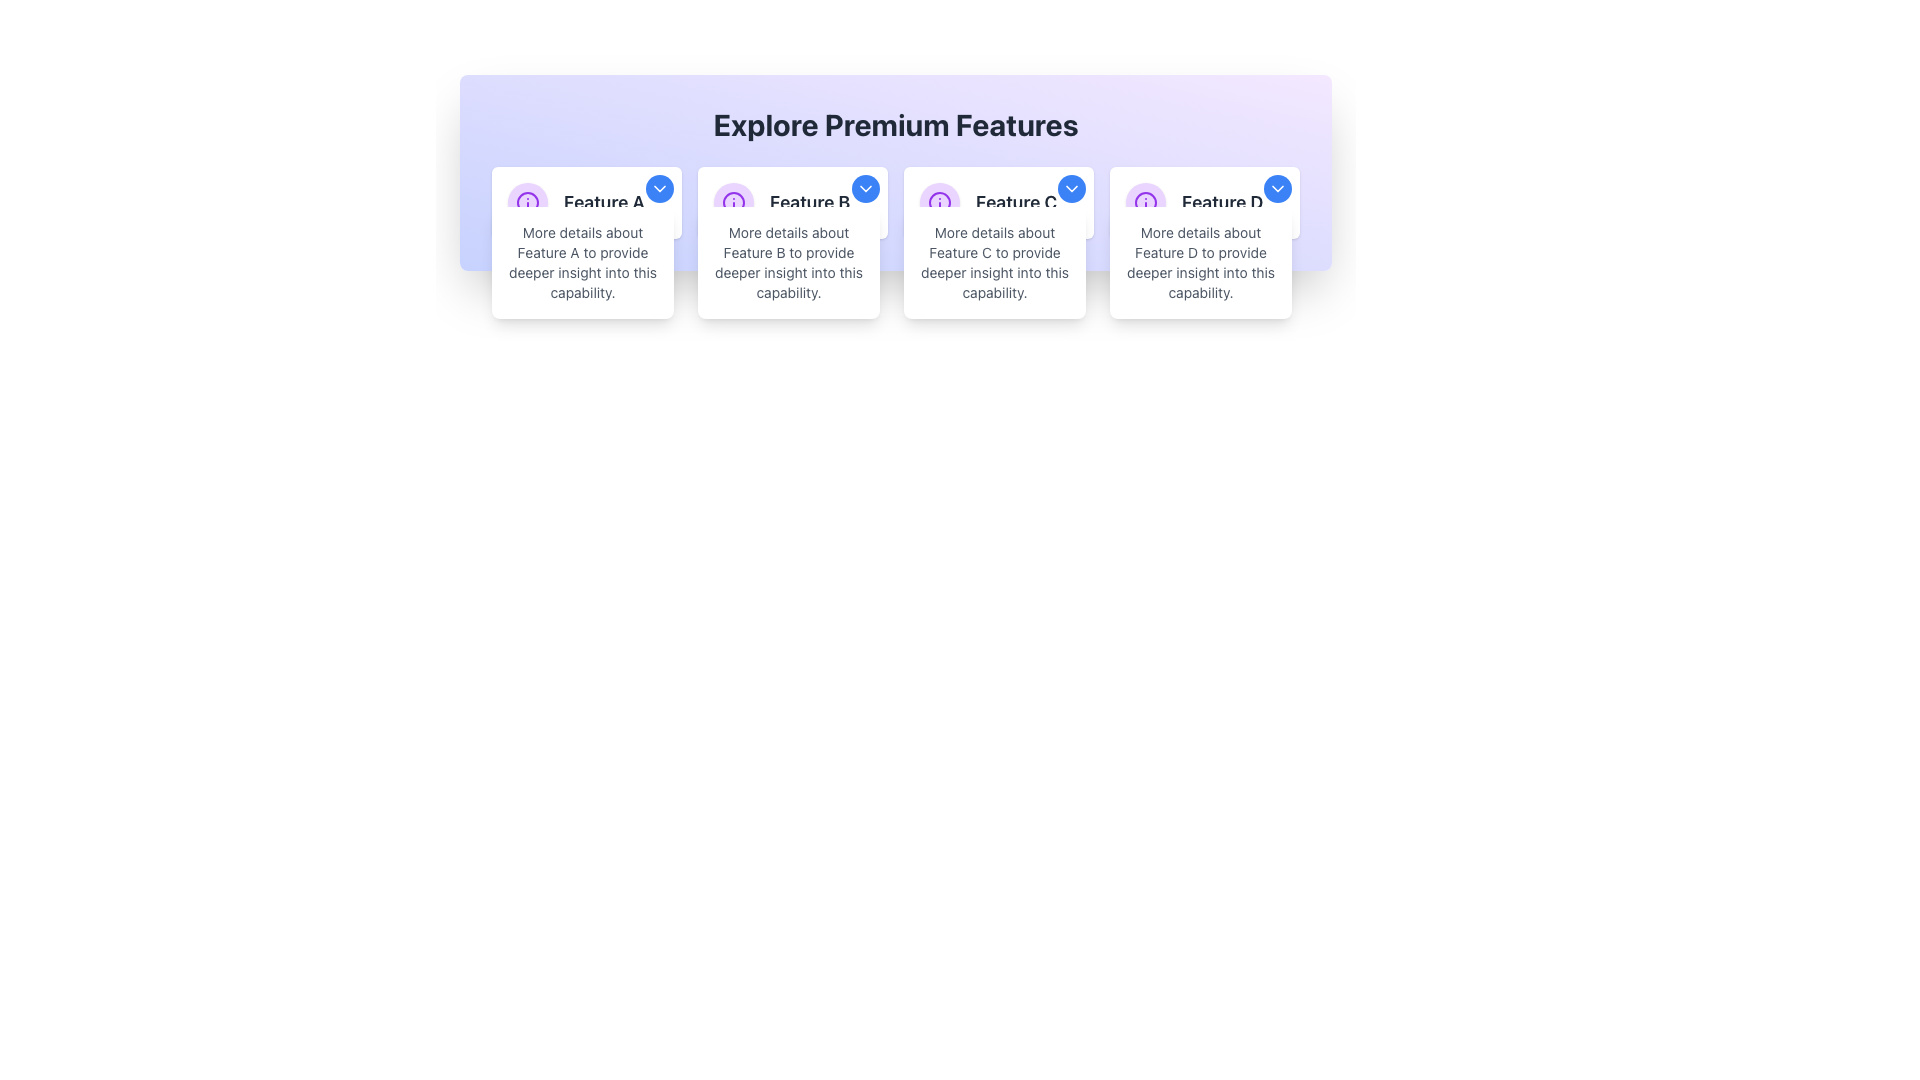 The height and width of the screenshot is (1080, 1920). Describe the element at coordinates (791, 203) in the screenshot. I see `the static text element displaying the phrase 'Feature B', which is bold and dark gray, located in the second card of a horizontal layout, between a lavender icon and a blue badge` at that location.